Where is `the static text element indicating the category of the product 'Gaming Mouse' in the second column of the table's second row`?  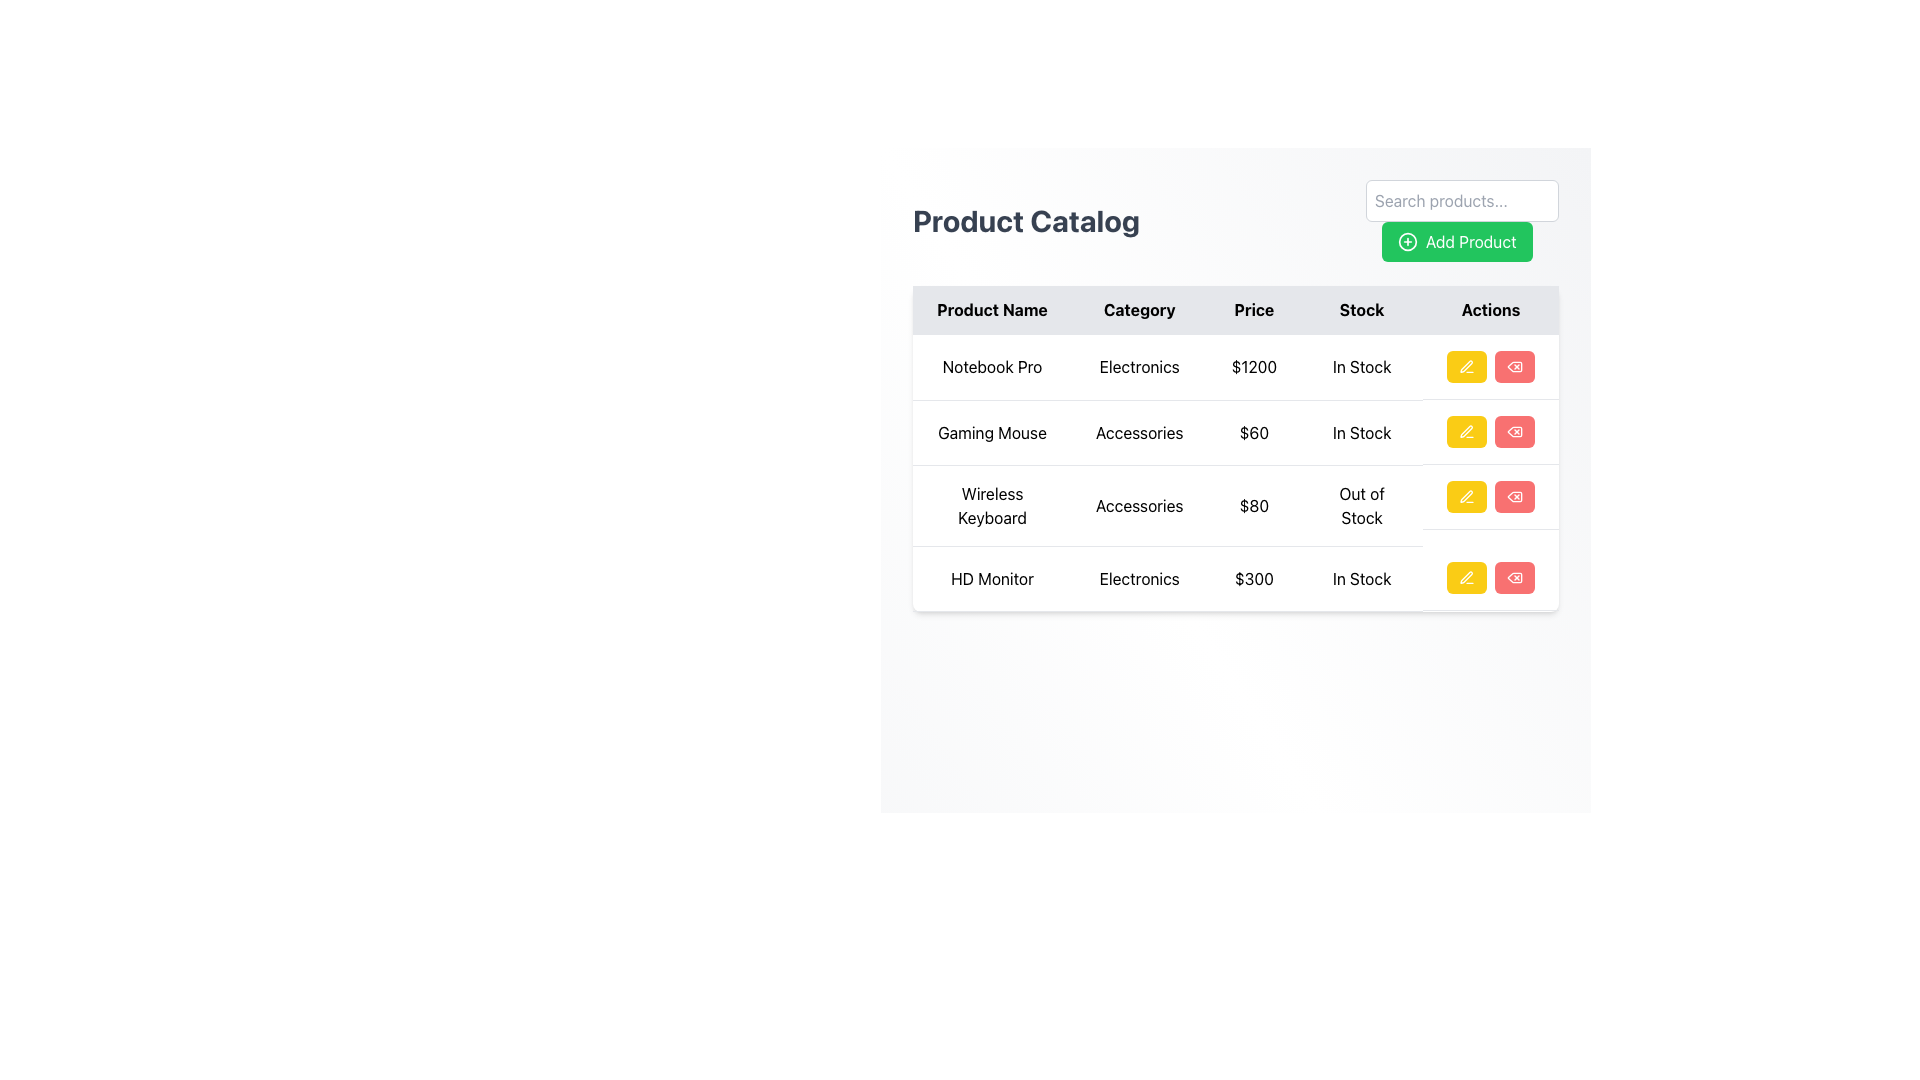
the static text element indicating the category of the product 'Gaming Mouse' in the second column of the table's second row is located at coordinates (1139, 431).